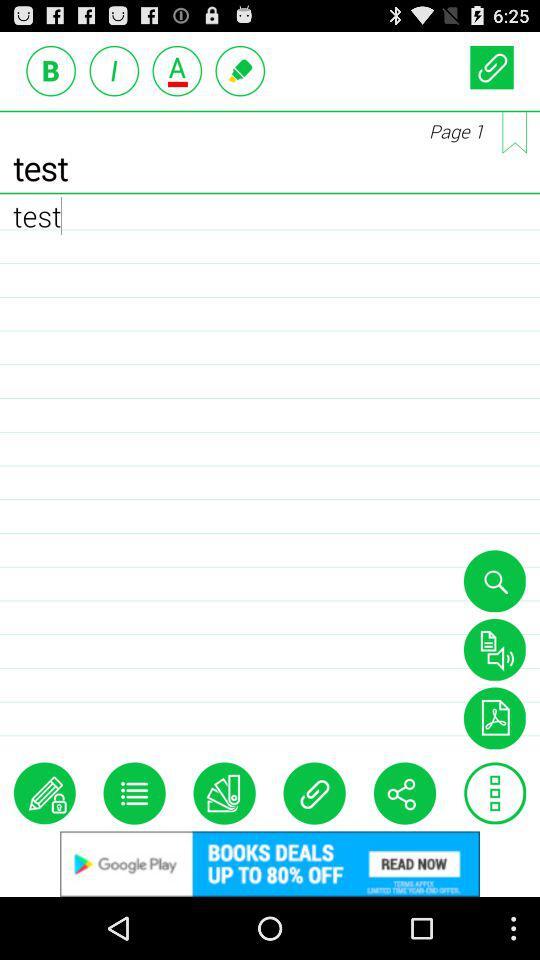 This screenshot has height=960, width=540. I want to click on add/remove underline, so click(177, 70).